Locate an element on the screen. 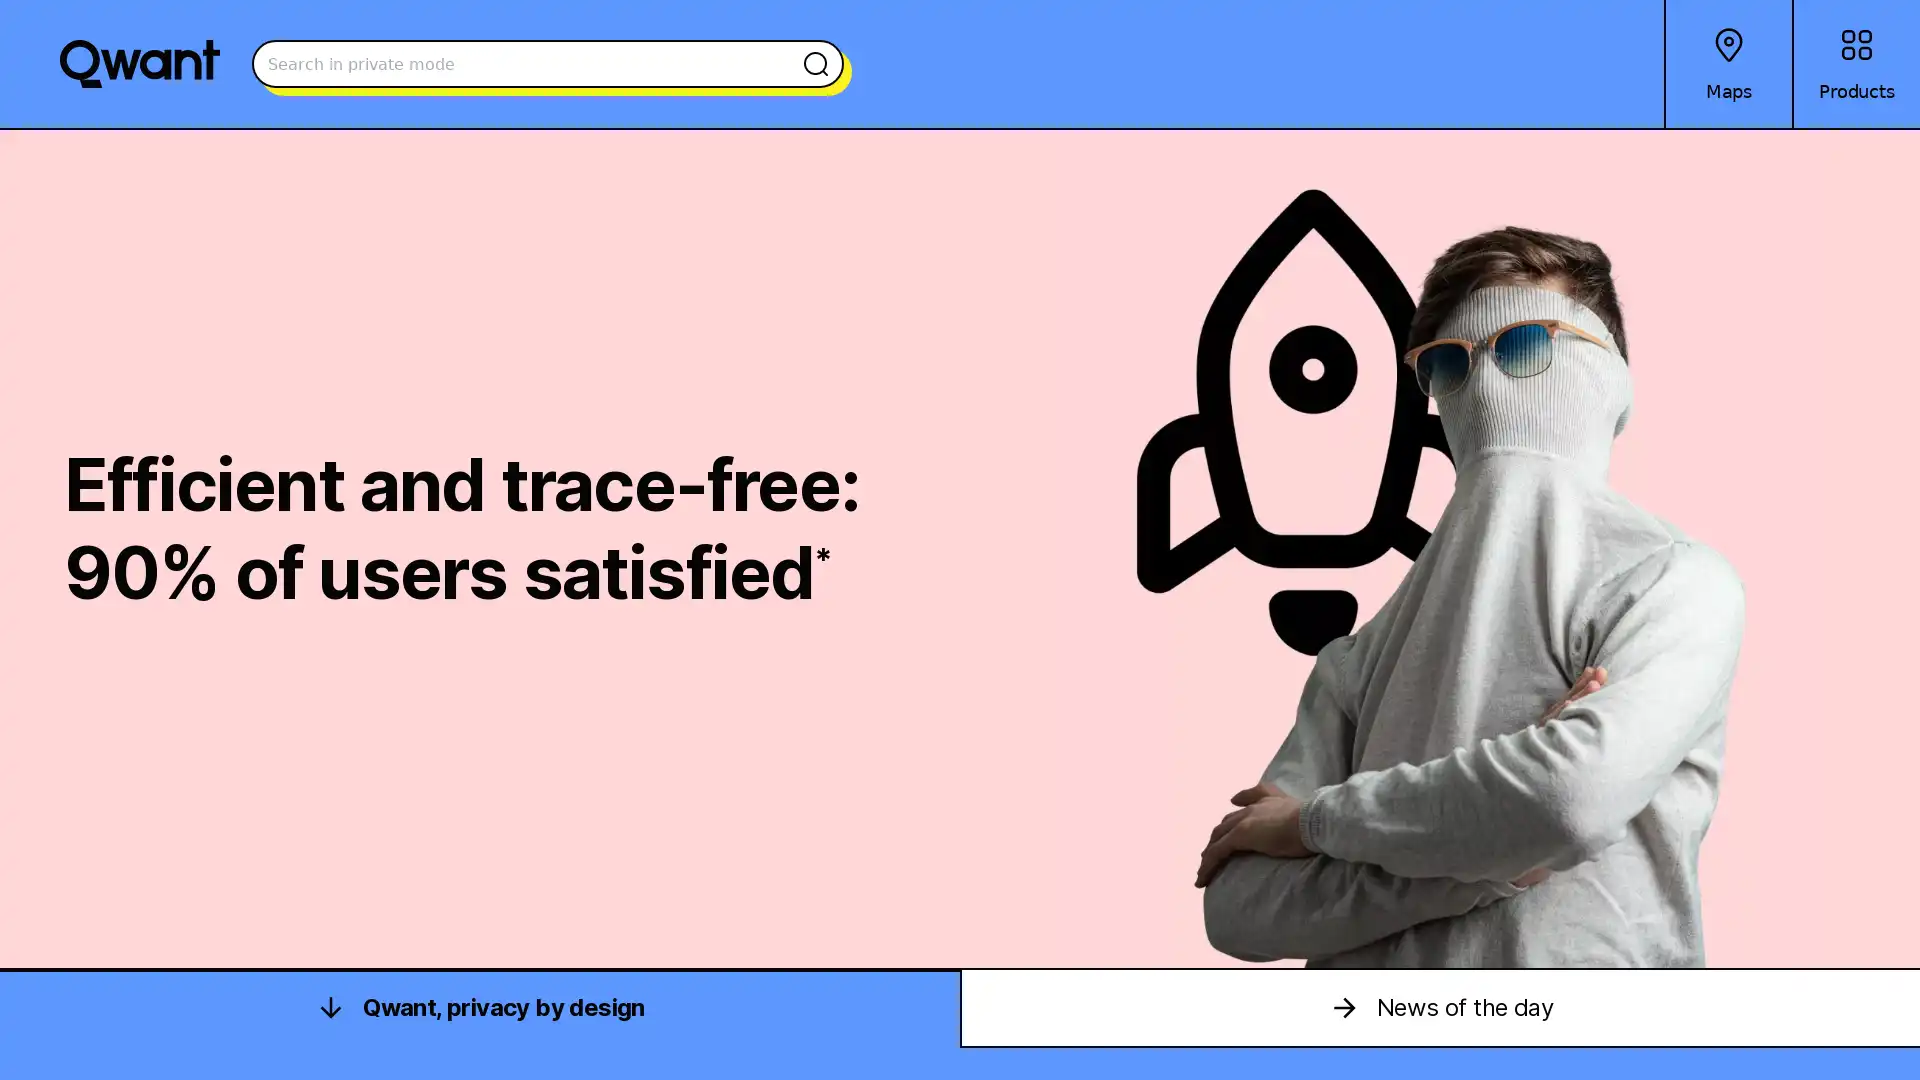  Search the web is located at coordinates (767, 63).